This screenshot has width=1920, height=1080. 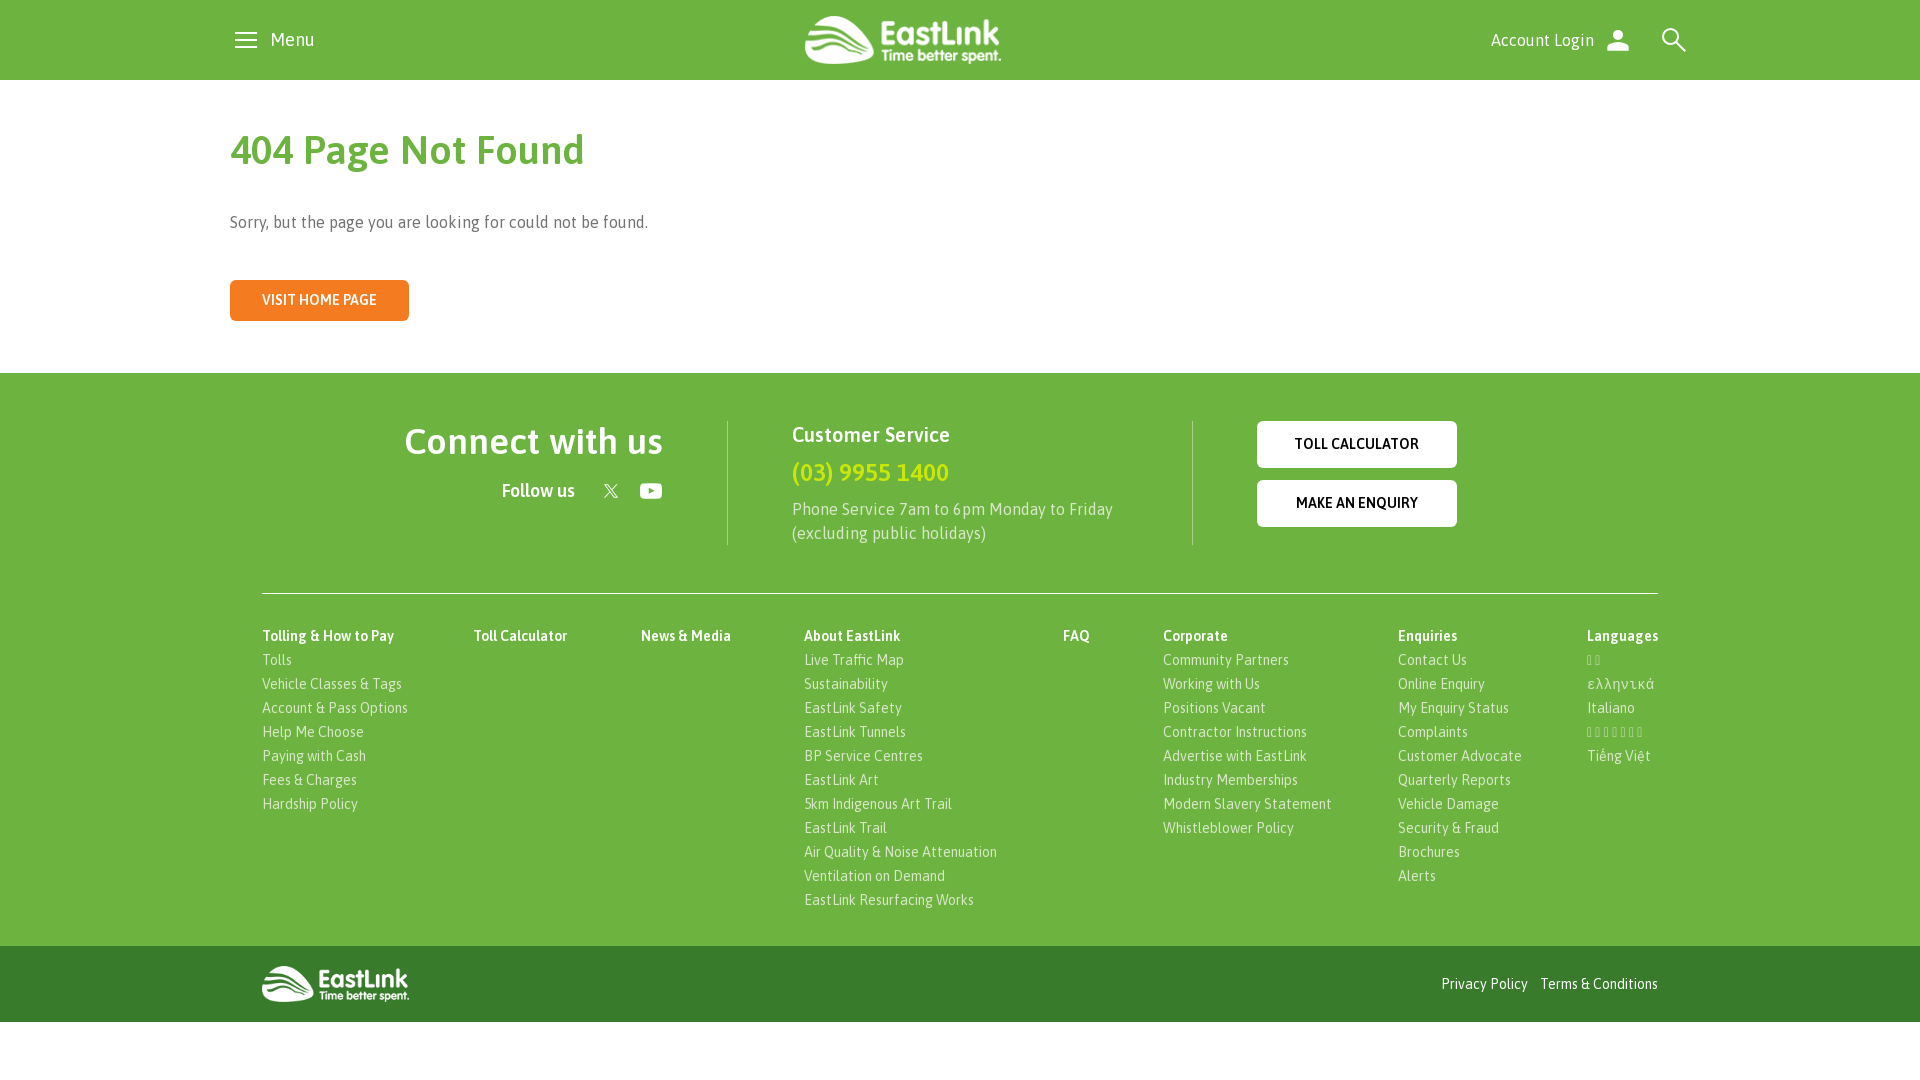 I want to click on 'EastLink Safety', so click(x=804, y=707).